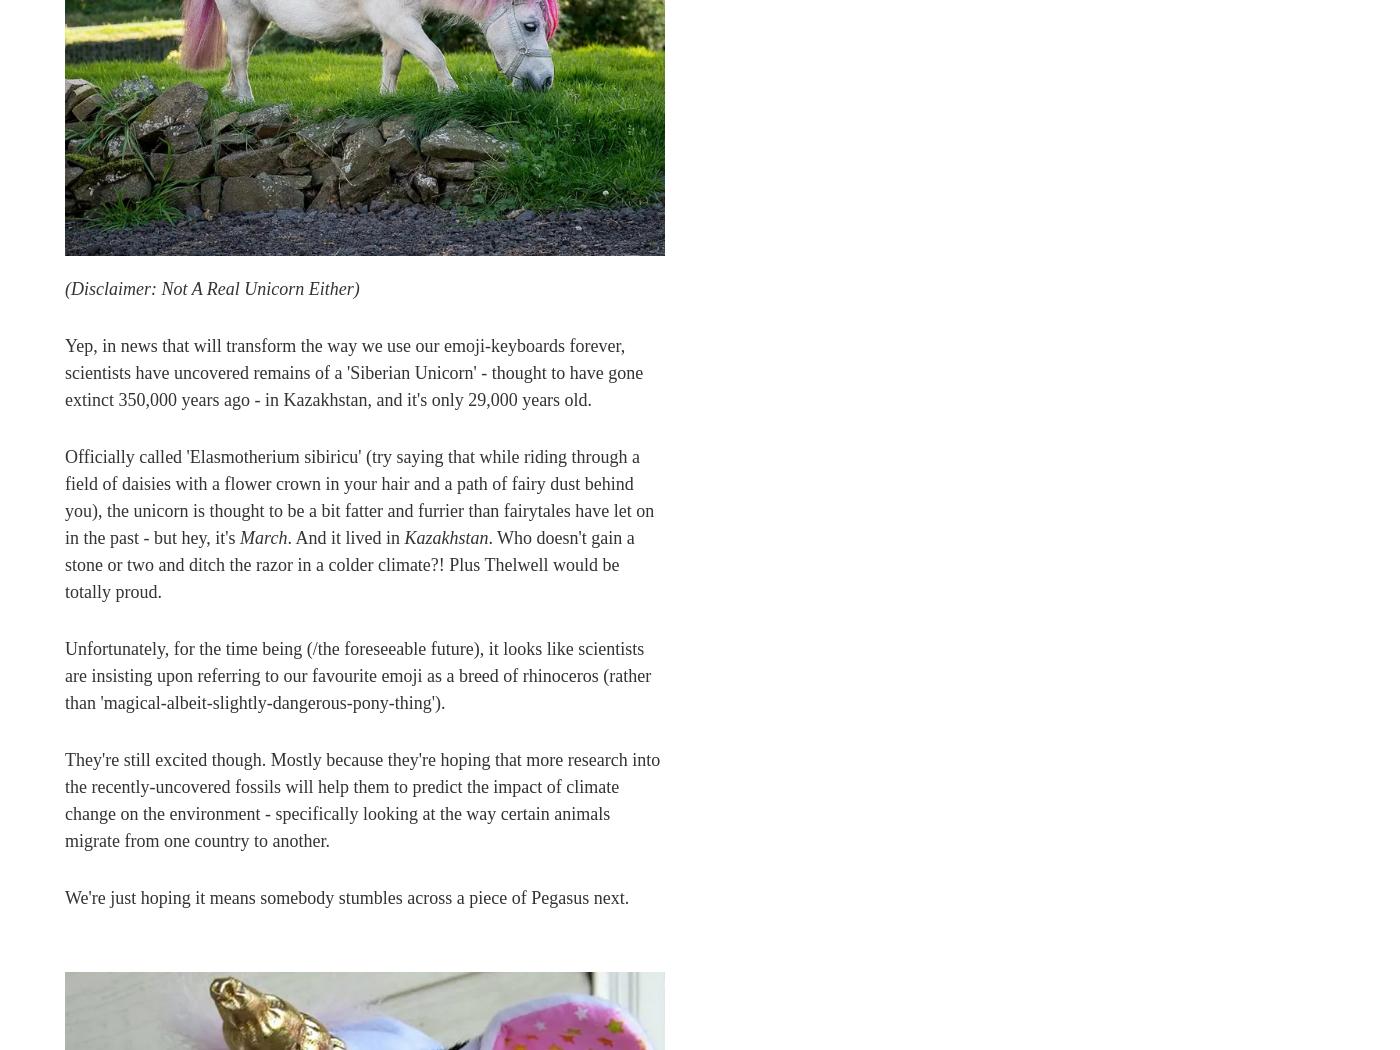  I want to click on 'They're still excited though. Mostly because they're hoping that more research into the recently-uncovered fossils will help them to predict the impact of climate change on the environment - specifically looking at the way certain animals migrate from one country to another.', so click(362, 798).